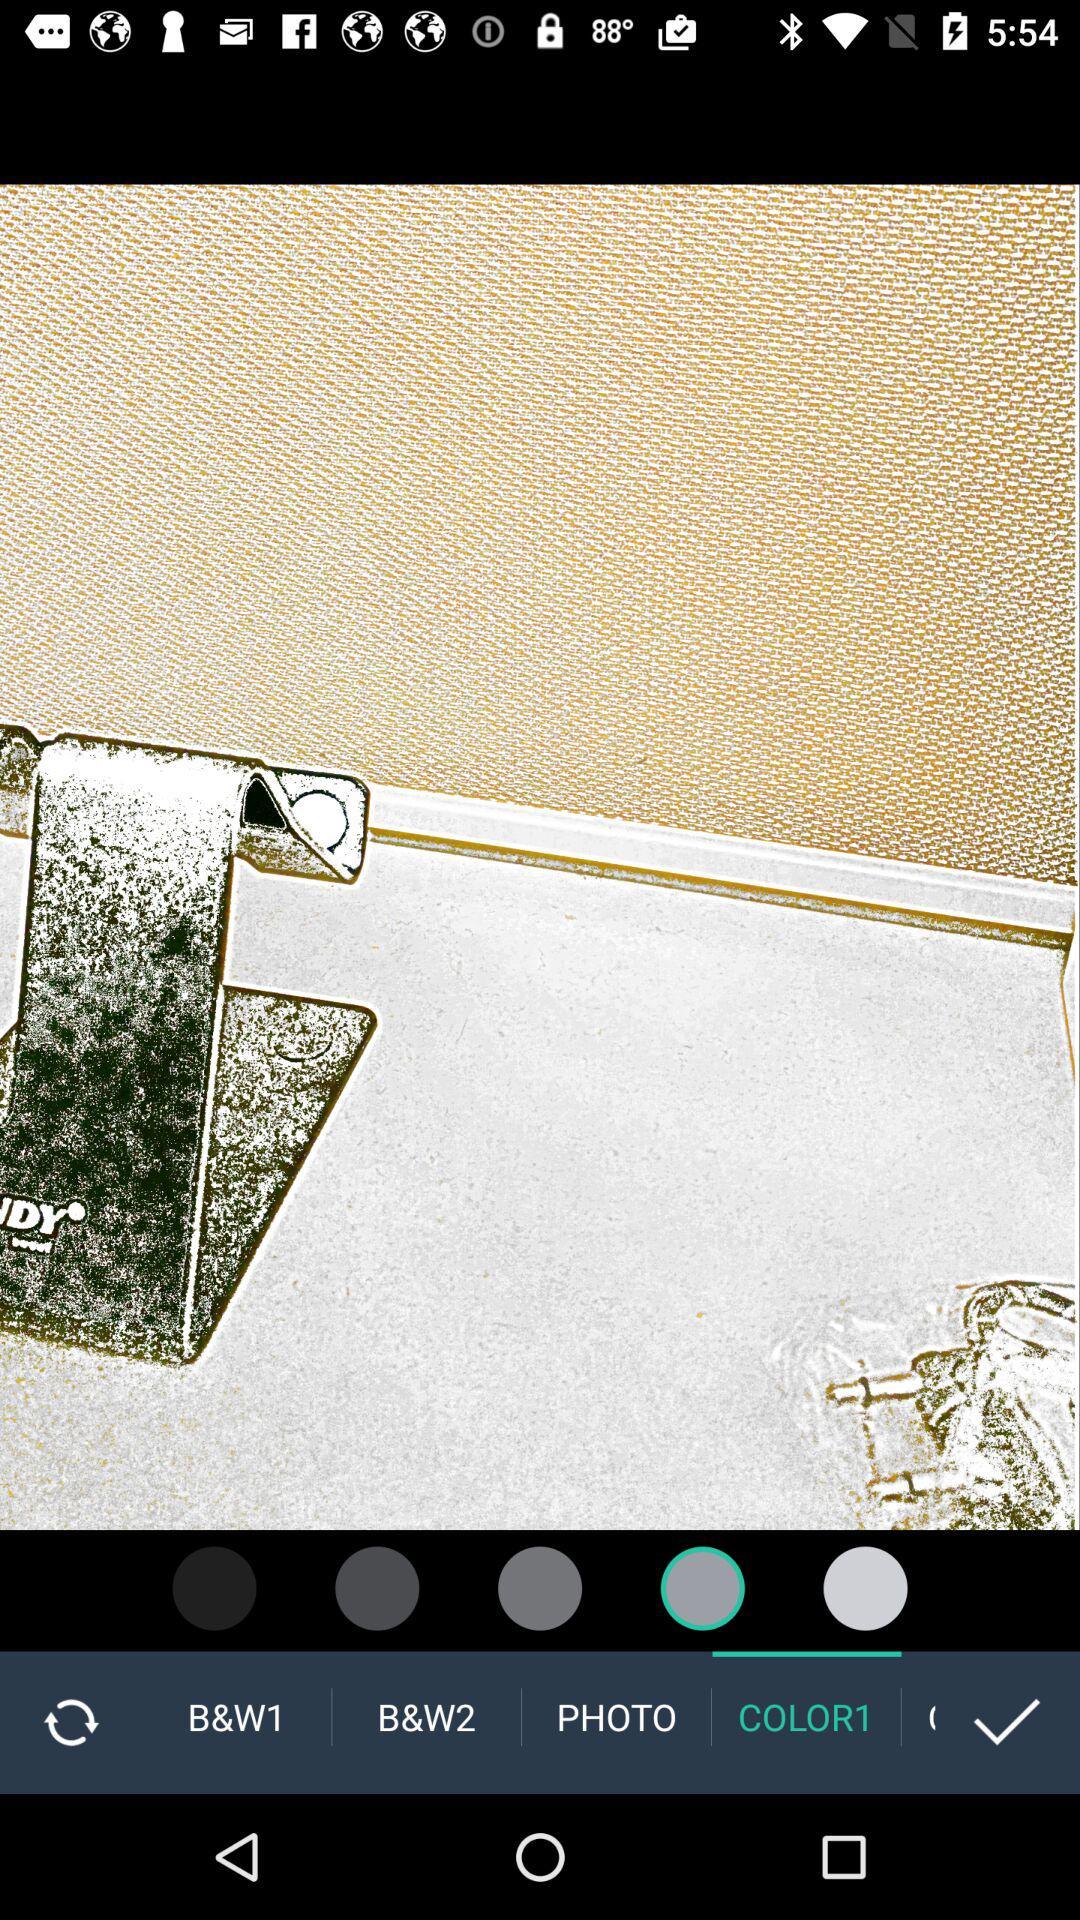 The width and height of the screenshot is (1080, 1920). What do you see at coordinates (377, 1587) in the screenshot?
I see `the avatar icon` at bounding box center [377, 1587].